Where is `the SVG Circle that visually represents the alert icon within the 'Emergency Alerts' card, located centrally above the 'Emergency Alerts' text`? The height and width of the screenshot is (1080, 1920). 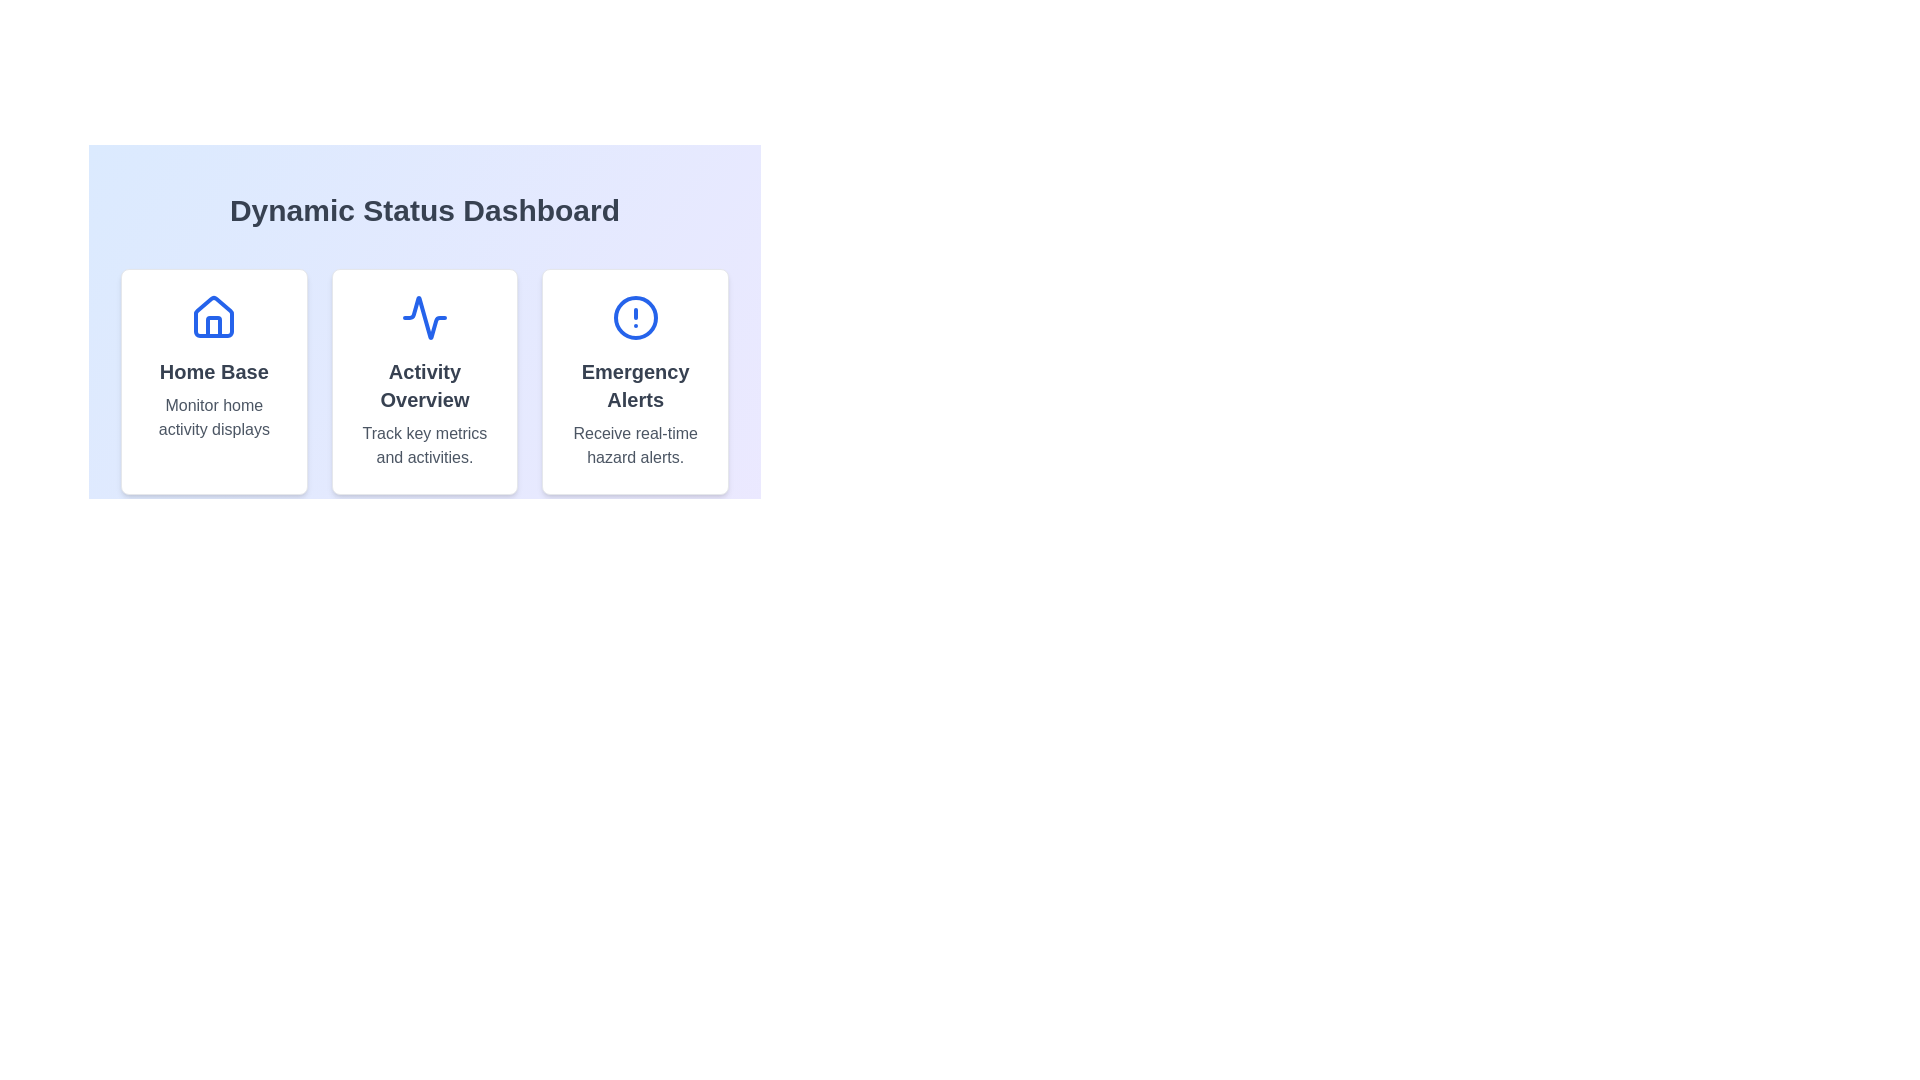 the SVG Circle that visually represents the alert icon within the 'Emergency Alerts' card, located centrally above the 'Emergency Alerts' text is located at coordinates (634, 316).